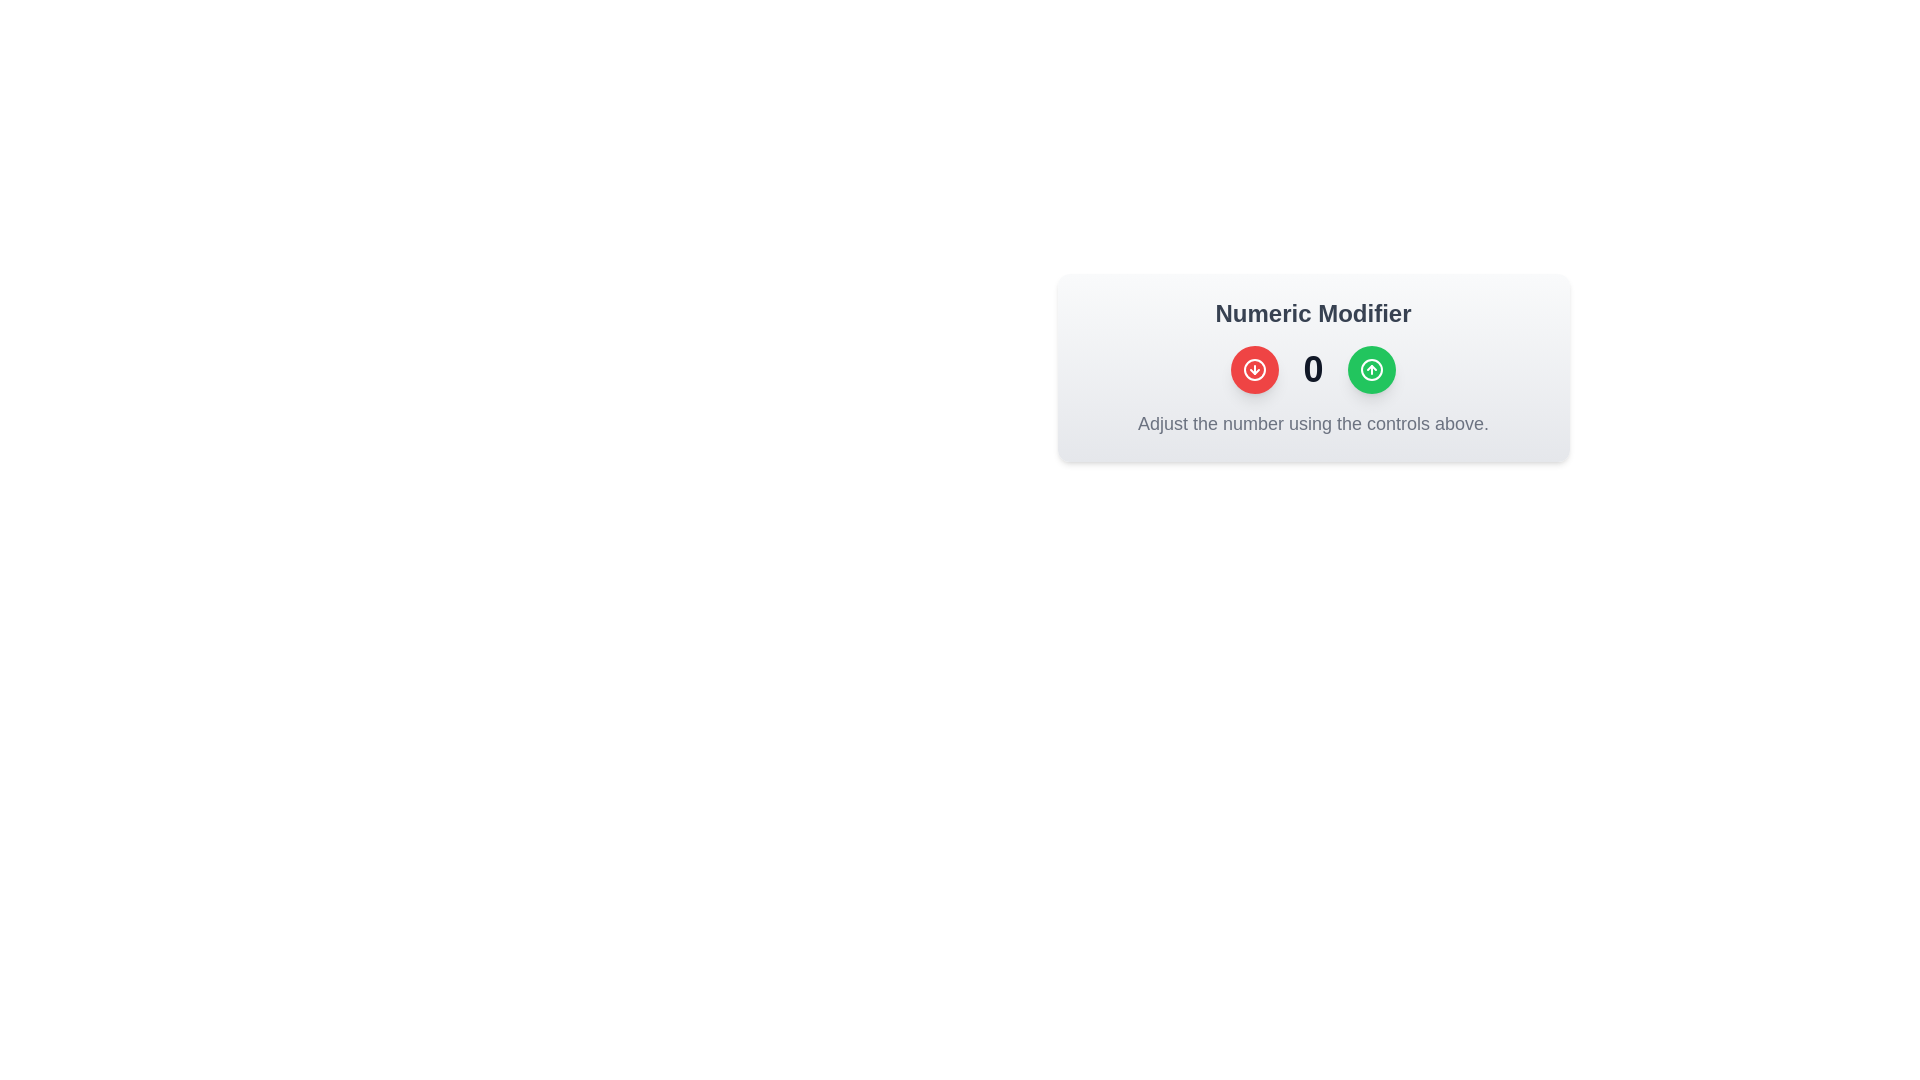  What do you see at coordinates (1254, 370) in the screenshot?
I see `the circular red button with a downward arrow inside it, located` at bounding box center [1254, 370].